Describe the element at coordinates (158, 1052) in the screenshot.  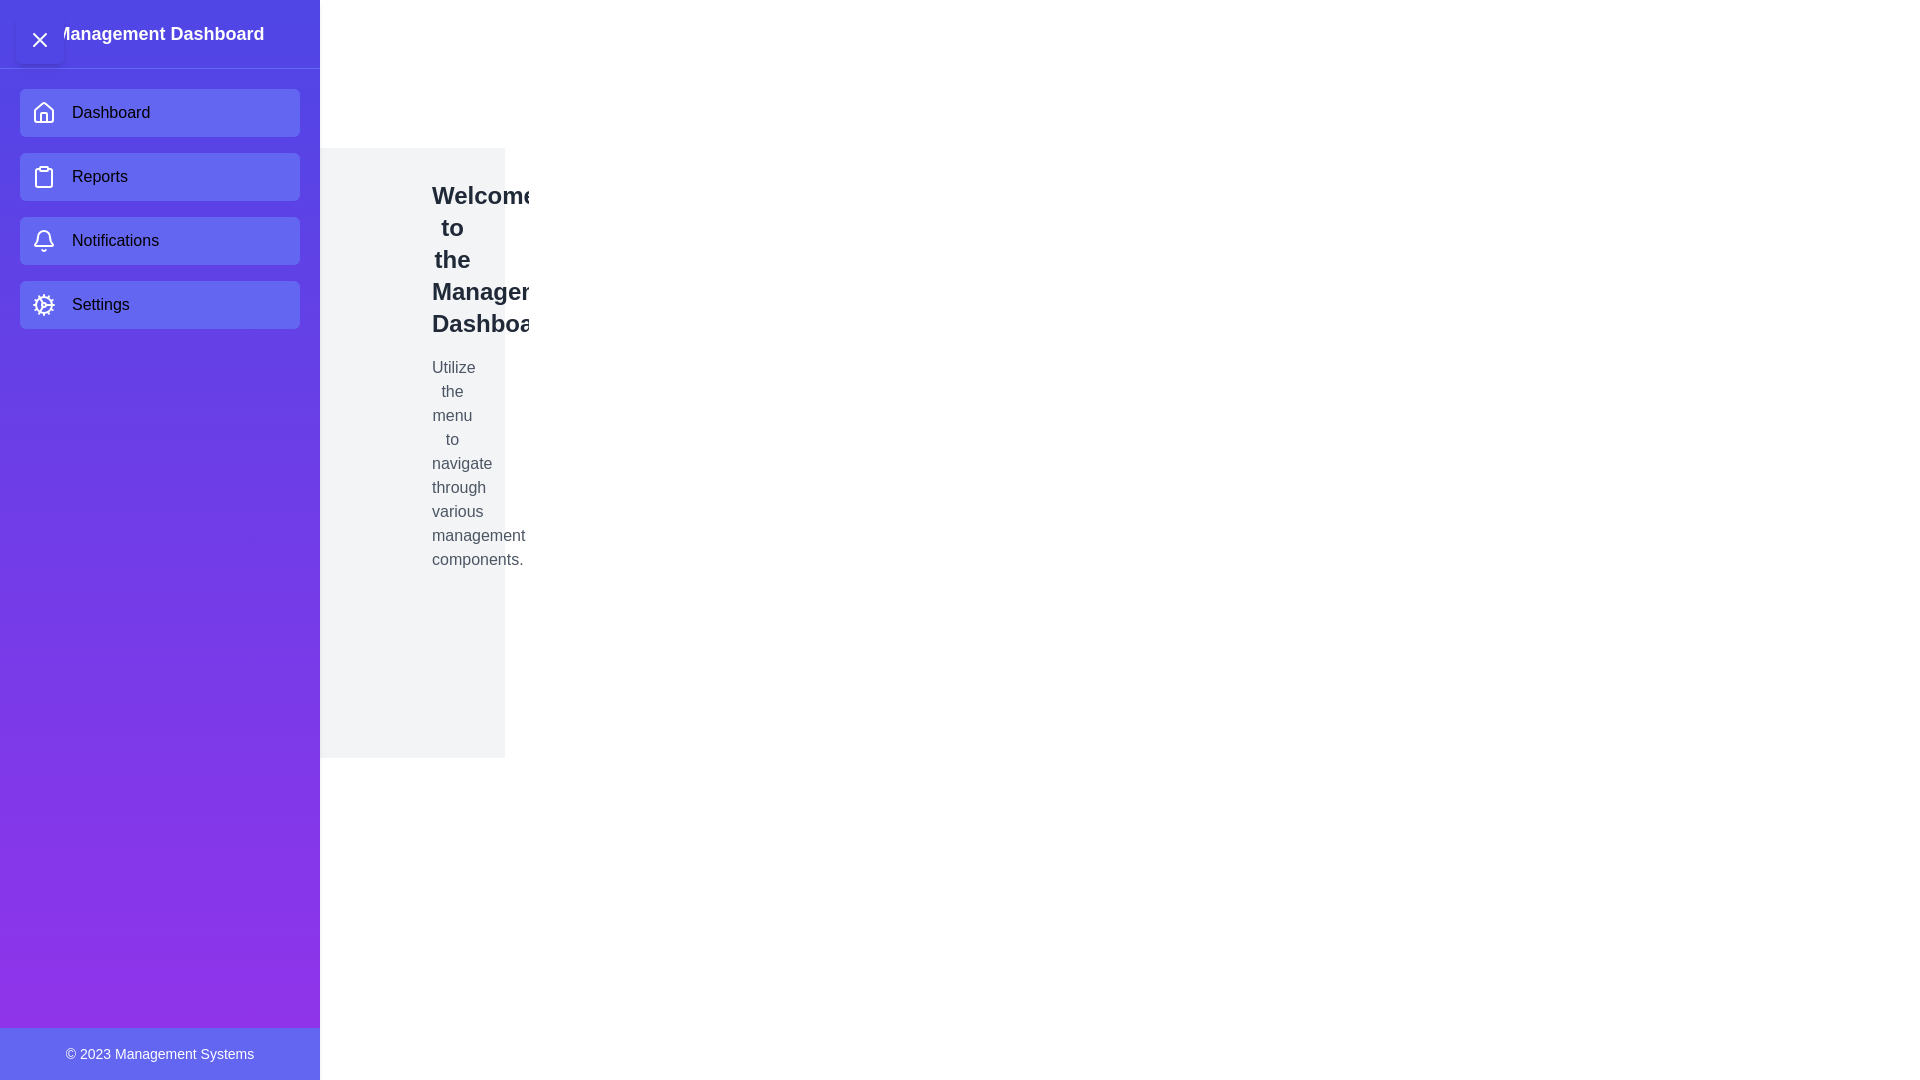
I see `the text block displaying '© 2023 Management Systems' in small white font against a purple background, located at the bottom of the design panel` at that location.